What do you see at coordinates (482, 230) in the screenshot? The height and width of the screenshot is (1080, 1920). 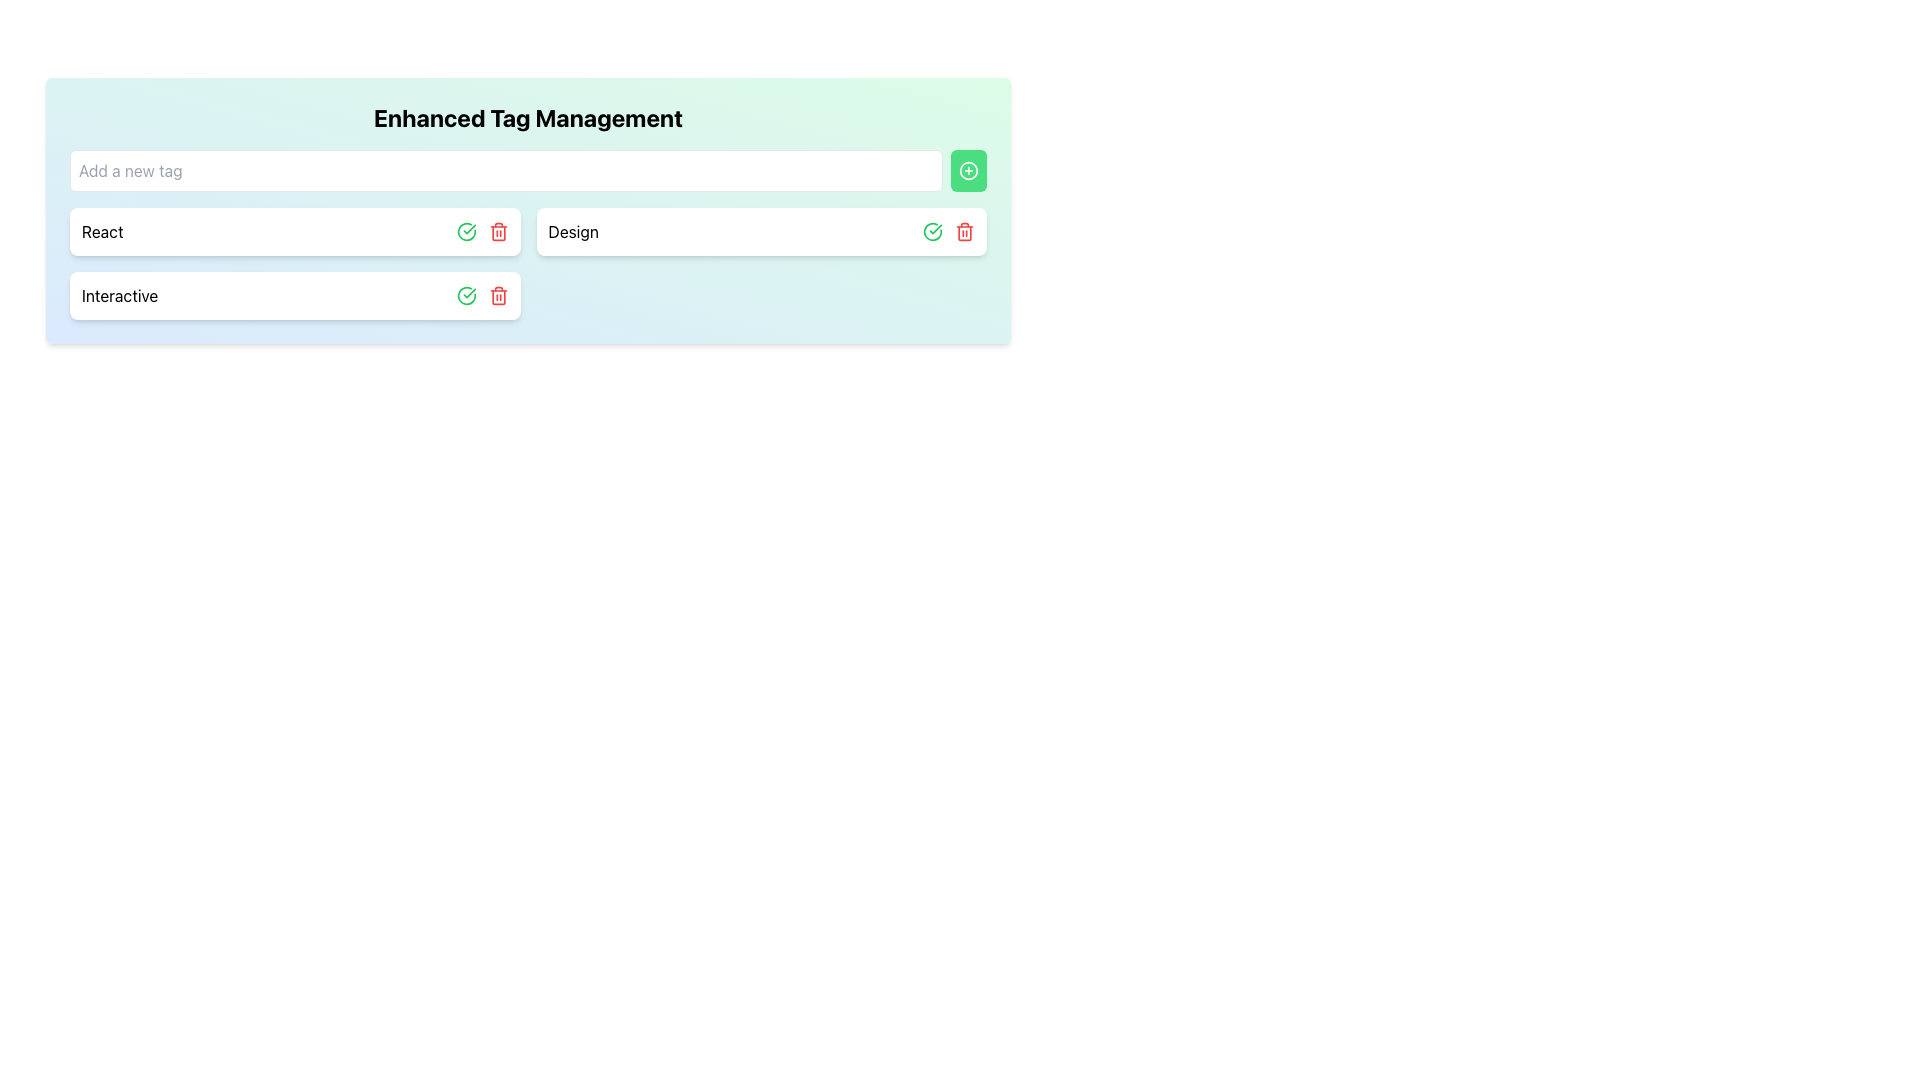 I see `the checkmark icon in the Interactive icon group related to the 'React' tag to confirm or accept` at bounding box center [482, 230].